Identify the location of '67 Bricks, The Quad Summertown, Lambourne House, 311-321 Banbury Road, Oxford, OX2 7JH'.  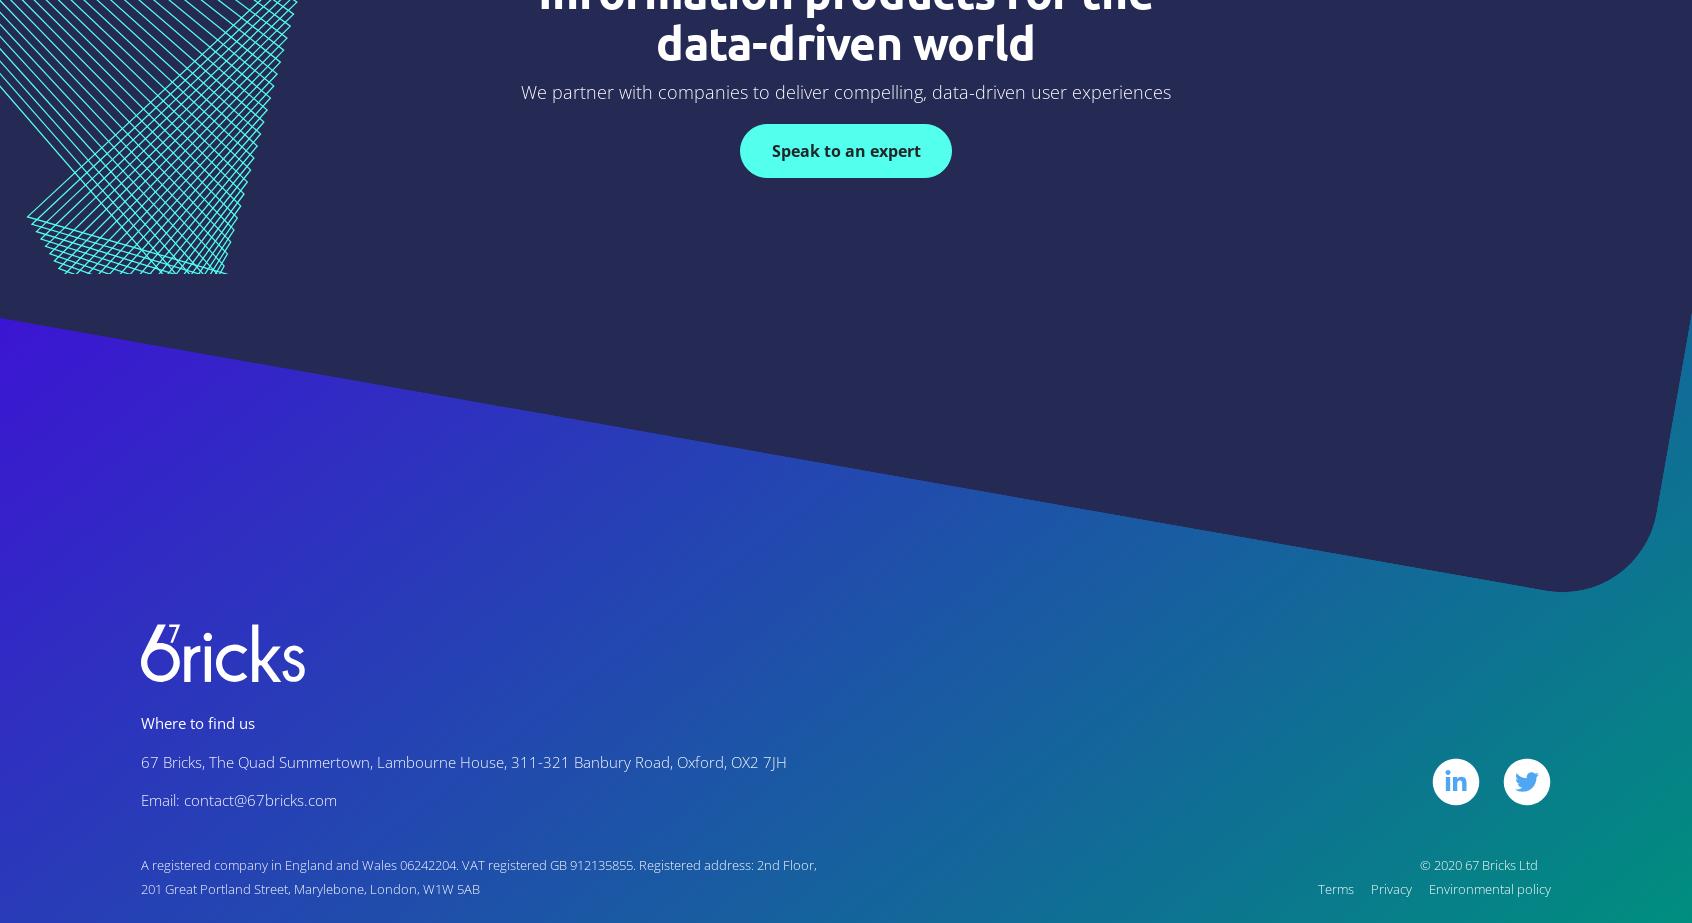
(462, 760).